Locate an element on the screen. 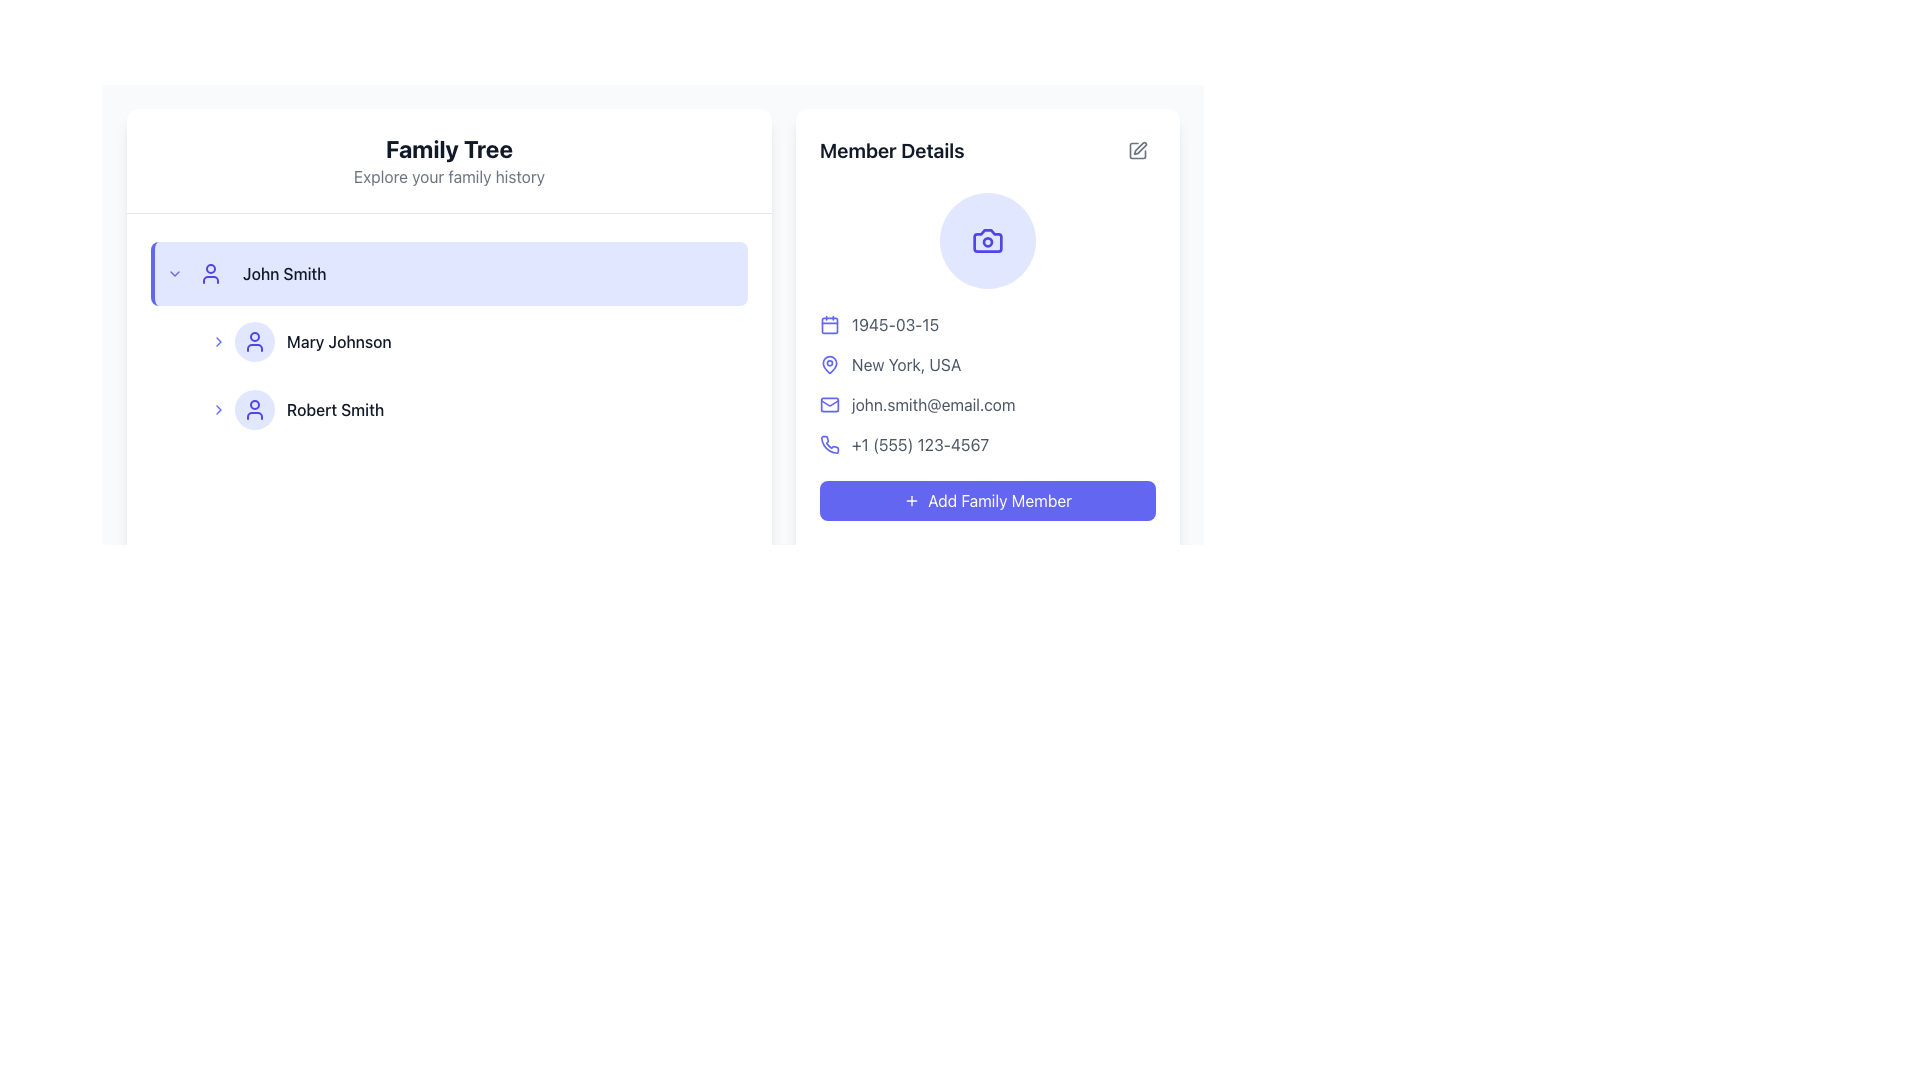 The width and height of the screenshot is (1920, 1080). the second icon under the 'Family Tree' section, which is aligned to the left of the 'Mary Johnson' text is located at coordinates (253, 341).